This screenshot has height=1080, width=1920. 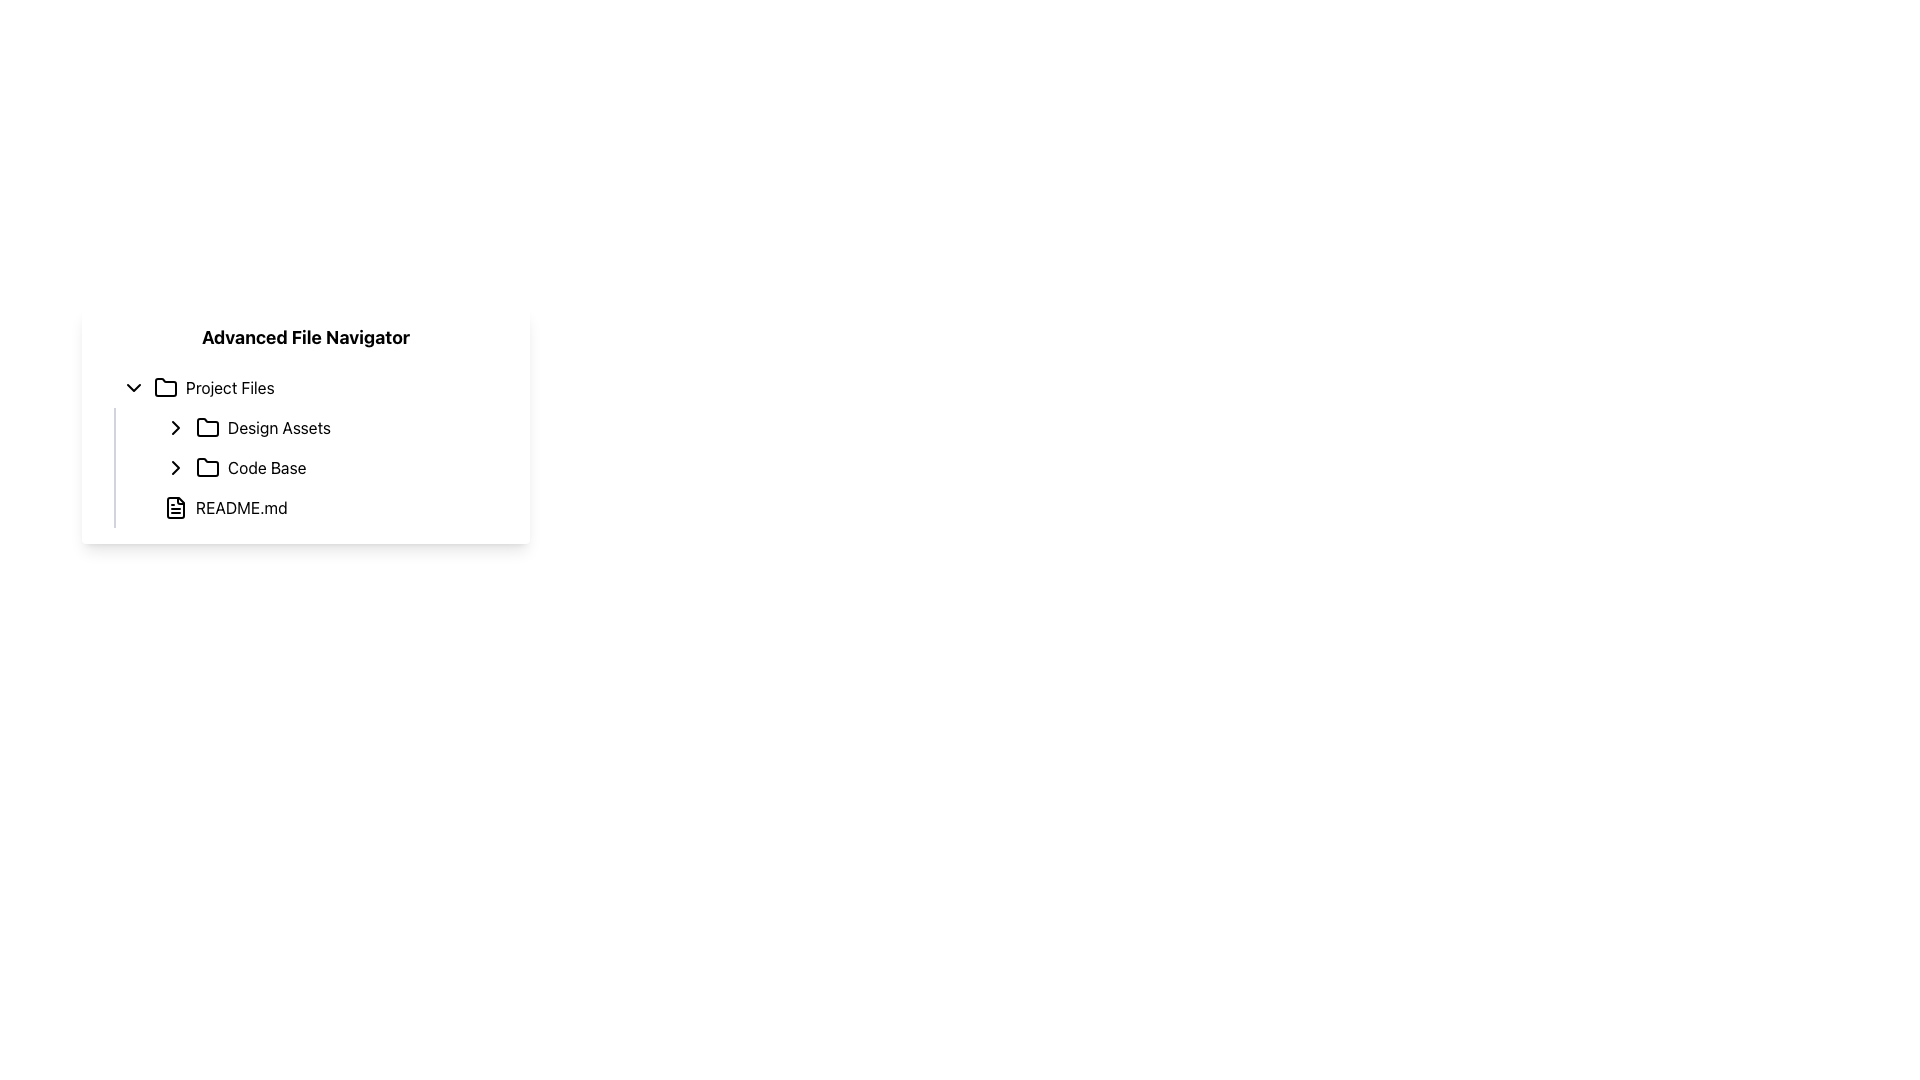 What do you see at coordinates (240, 507) in the screenshot?
I see `the 'README.md' text item` at bounding box center [240, 507].